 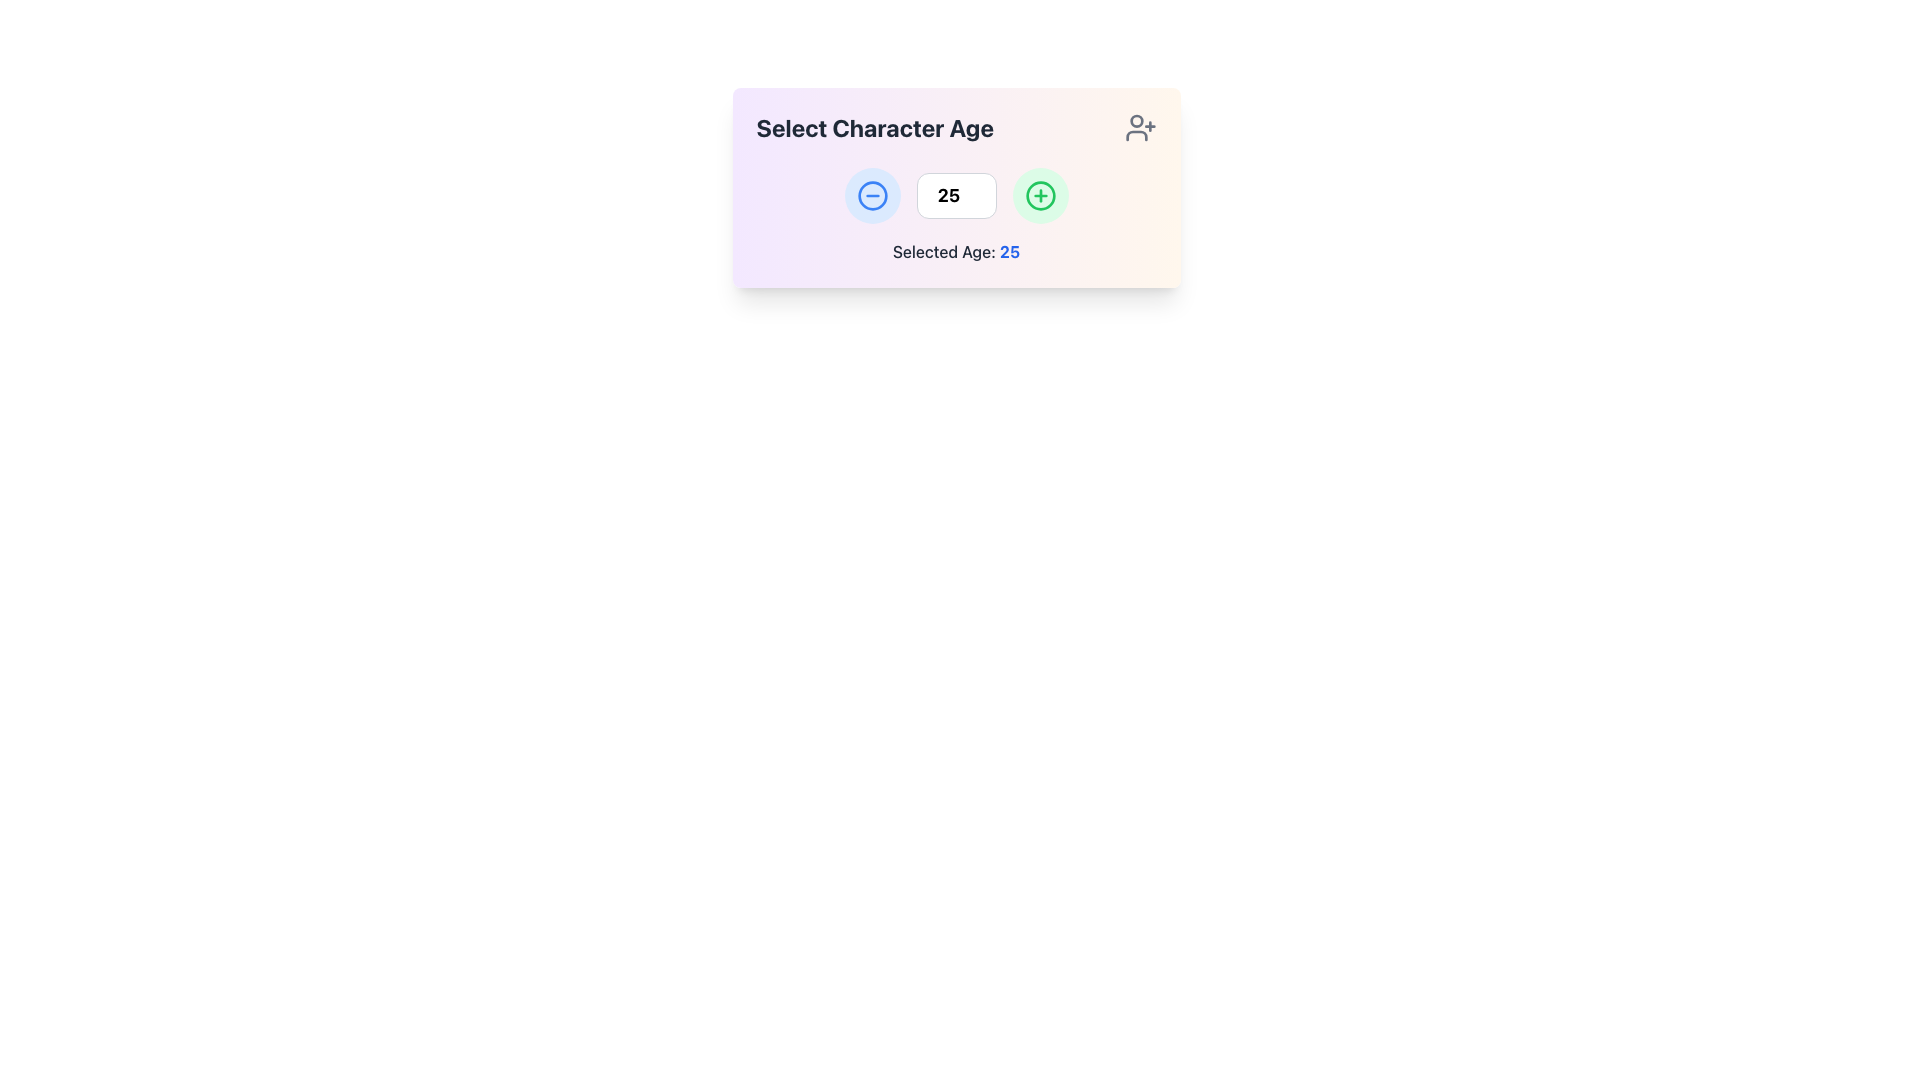 I want to click on the number input field, which is a small rectangular box with a white background and rounded corners, to focus and edit its value, so click(x=955, y=196).